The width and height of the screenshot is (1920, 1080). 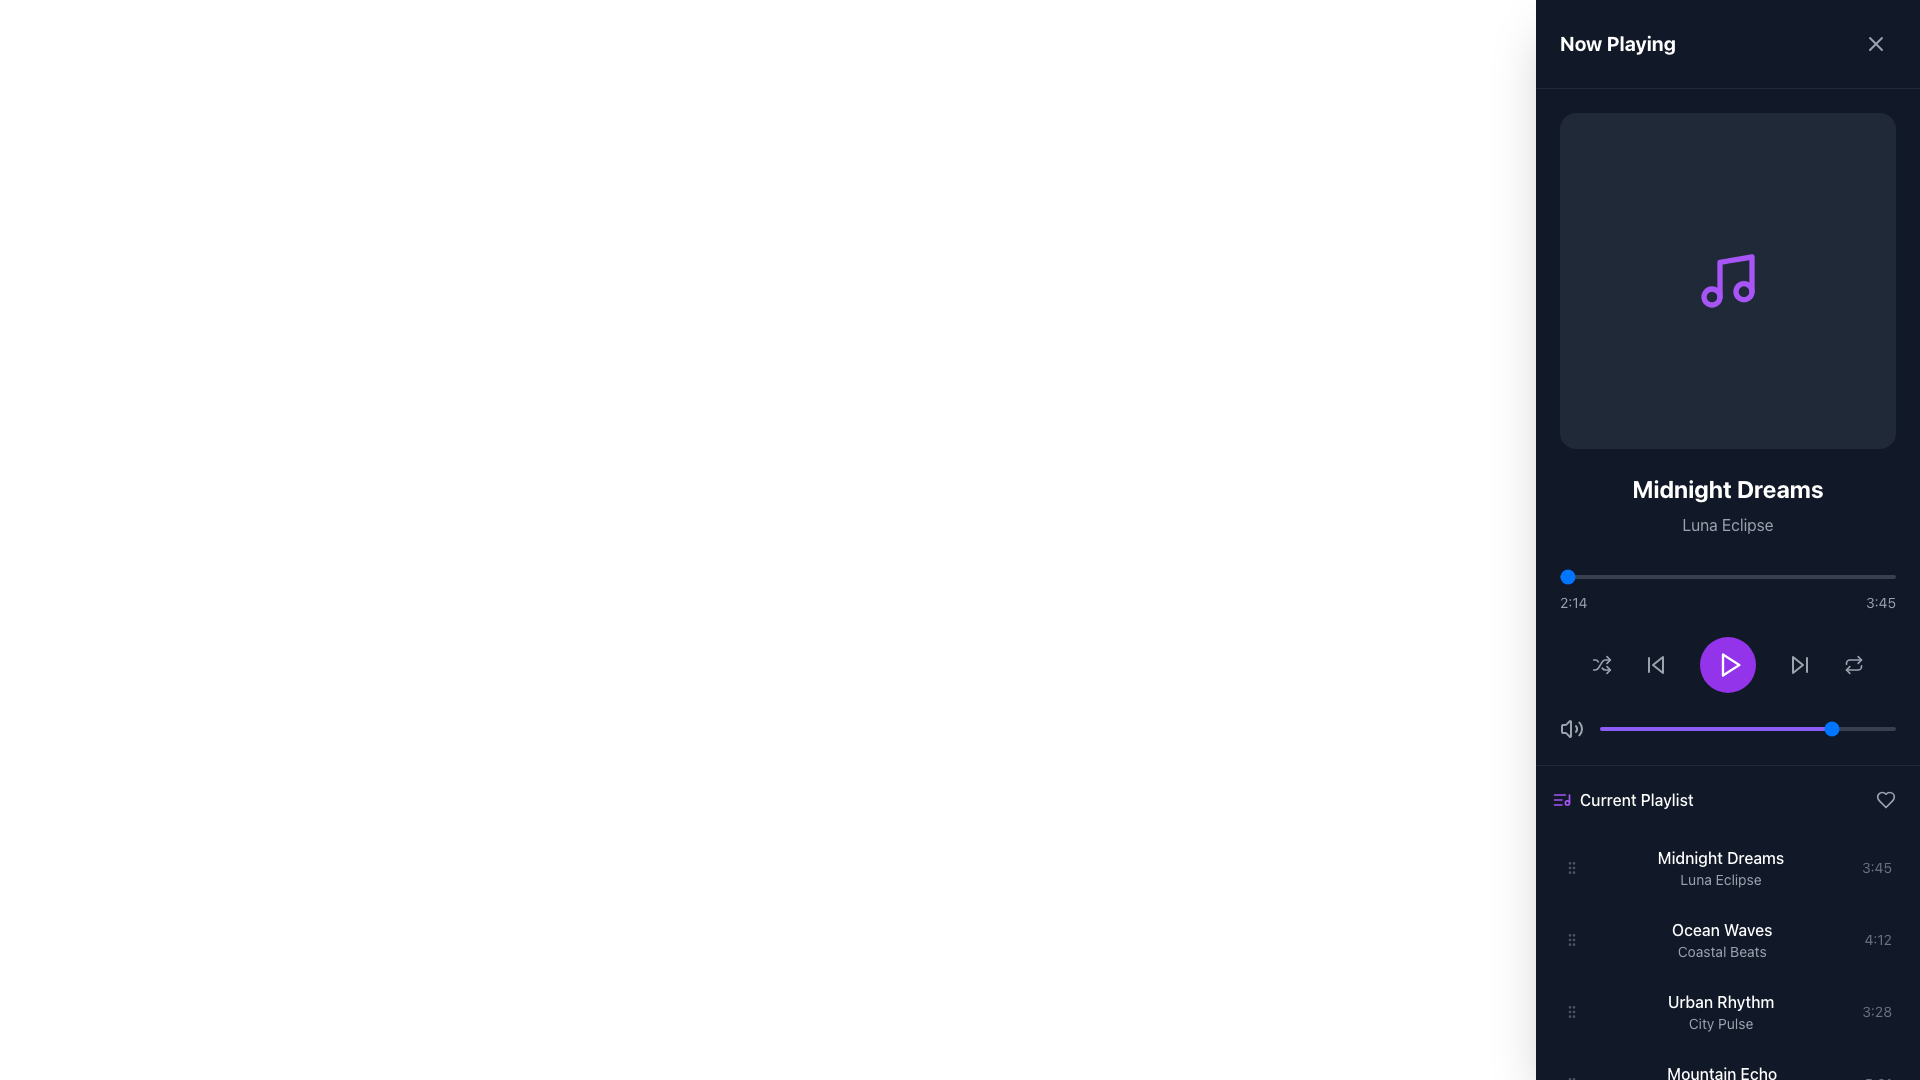 What do you see at coordinates (1683, 577) in the screenshot?
I see `the playback progress` at bounding box center [1683, 577].